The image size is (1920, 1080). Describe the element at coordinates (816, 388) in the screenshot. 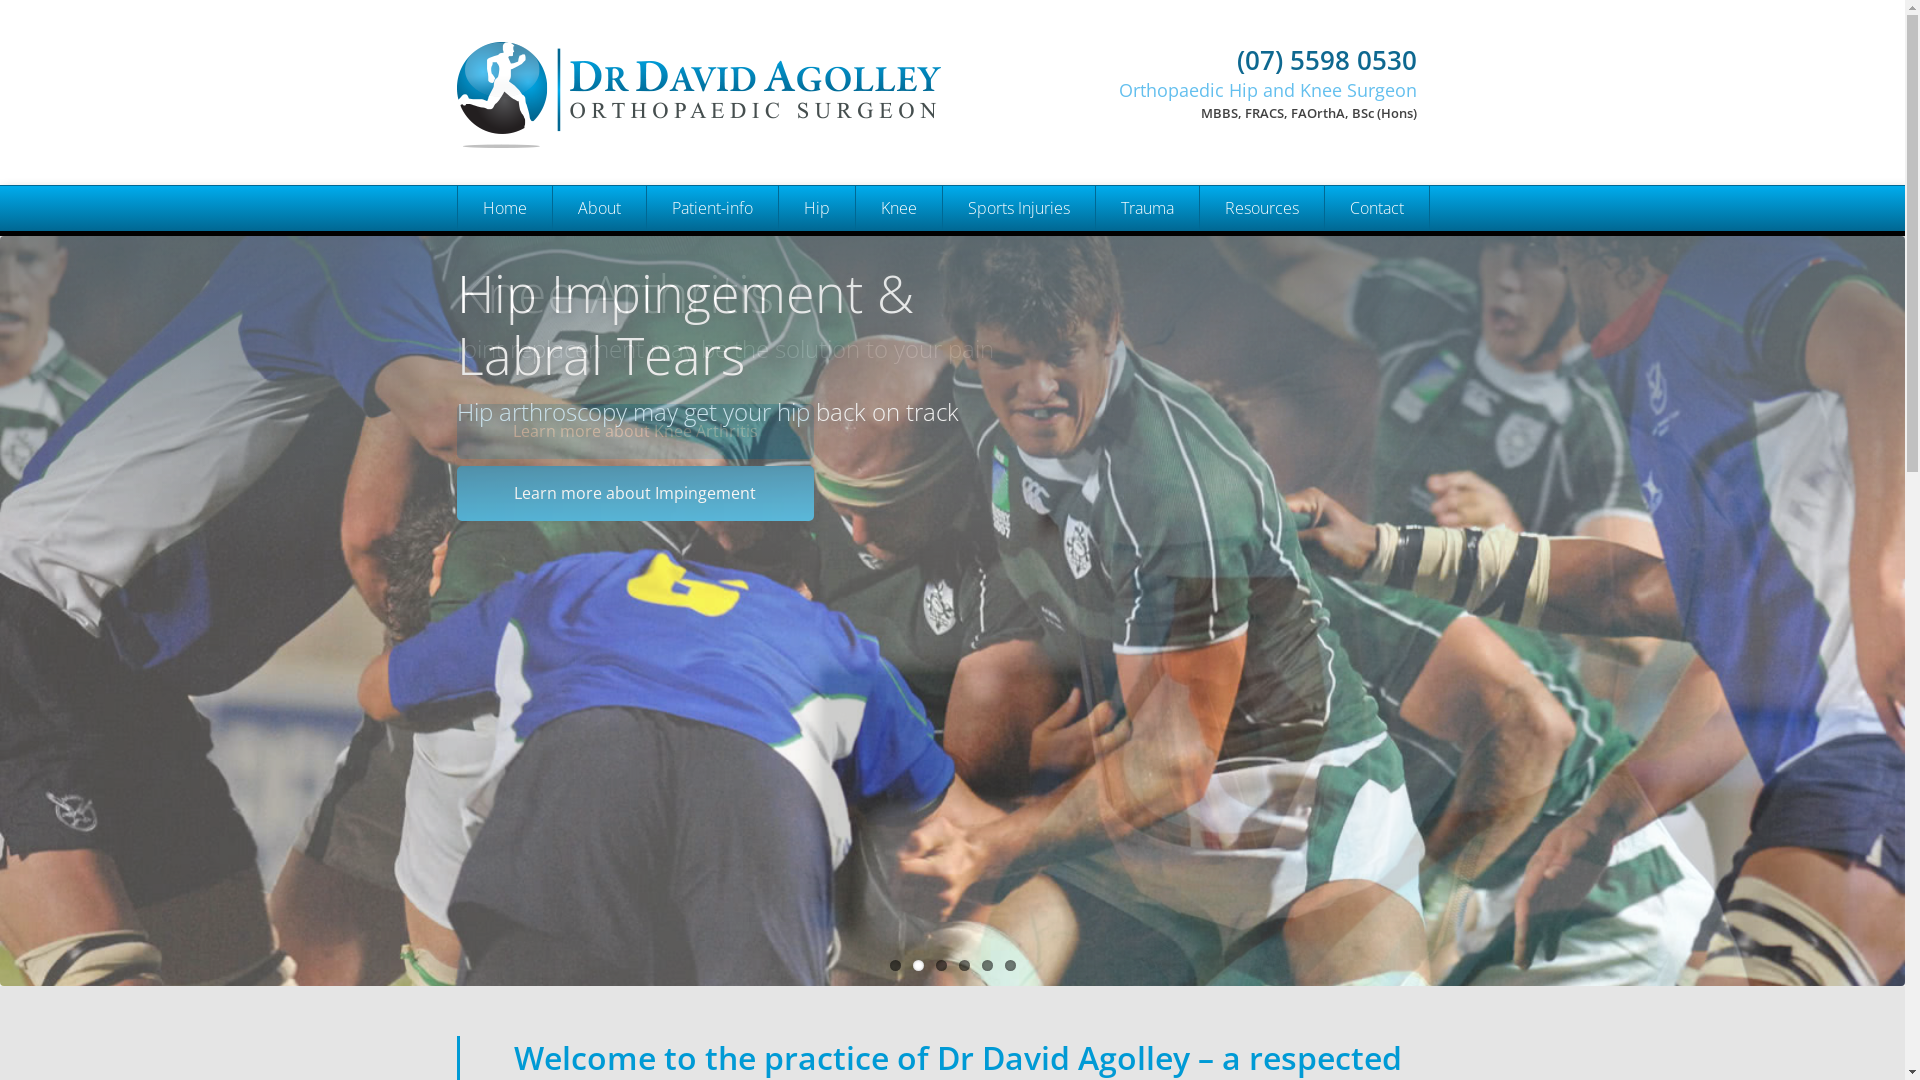

I see `'Hip Impingement and labral tears'` at that location.